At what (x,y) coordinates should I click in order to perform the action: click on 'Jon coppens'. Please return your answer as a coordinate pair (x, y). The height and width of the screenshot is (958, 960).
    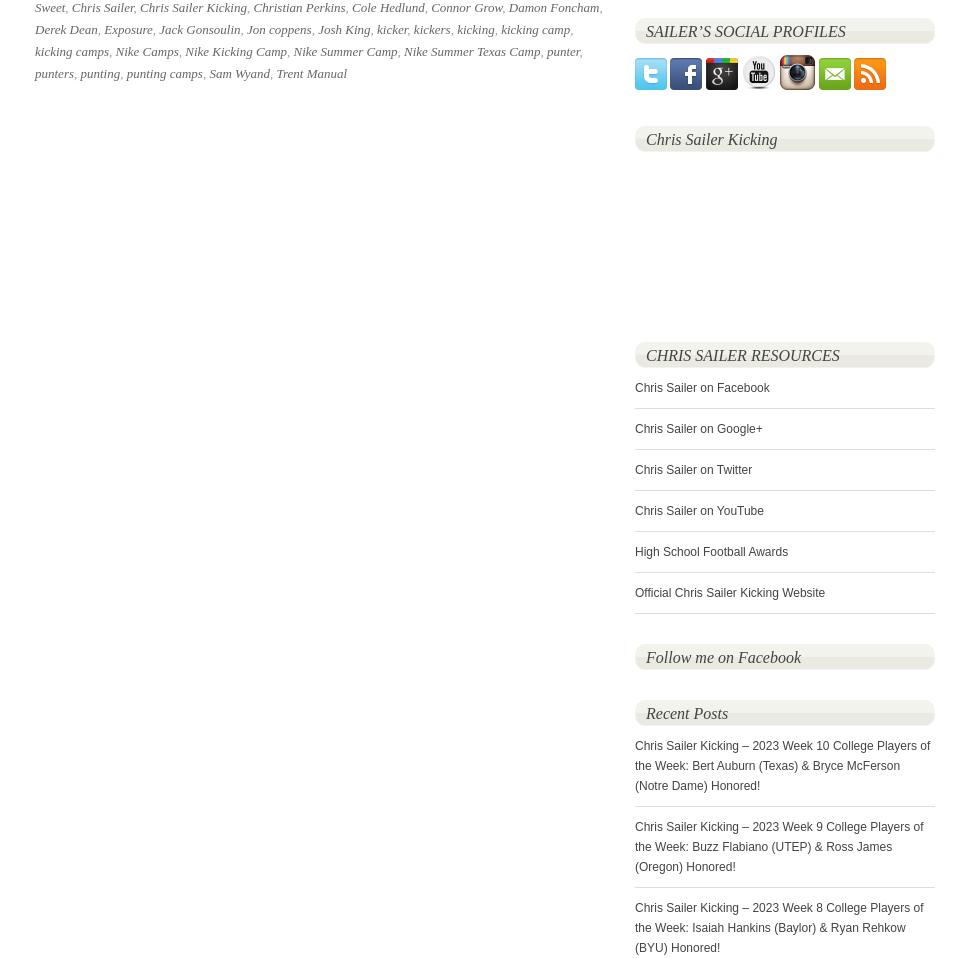
    Looking at the image, I should click on (246, 28).